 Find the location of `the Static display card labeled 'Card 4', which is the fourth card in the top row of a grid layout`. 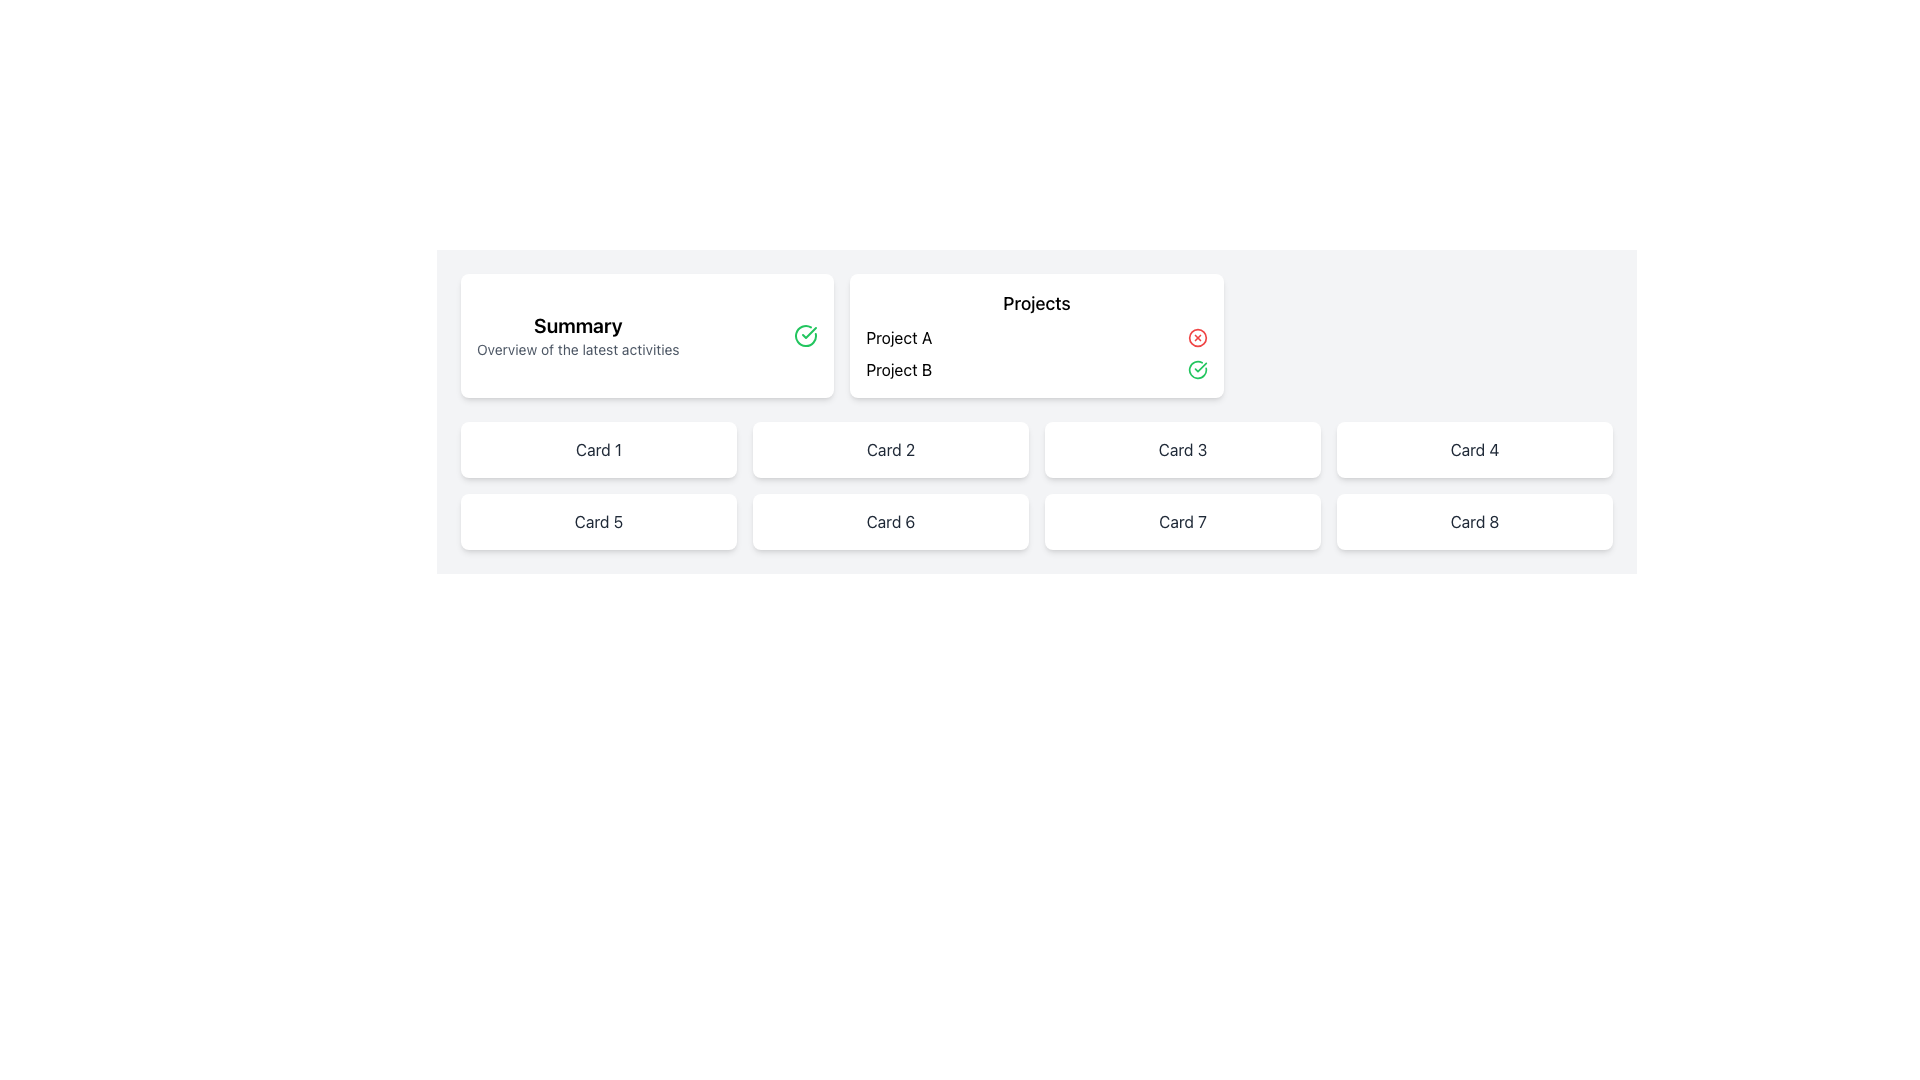

the Static display card labeled 'Card 4', which is the fourth card in the top row of a grid layout is located at coordinates (1474, 450).